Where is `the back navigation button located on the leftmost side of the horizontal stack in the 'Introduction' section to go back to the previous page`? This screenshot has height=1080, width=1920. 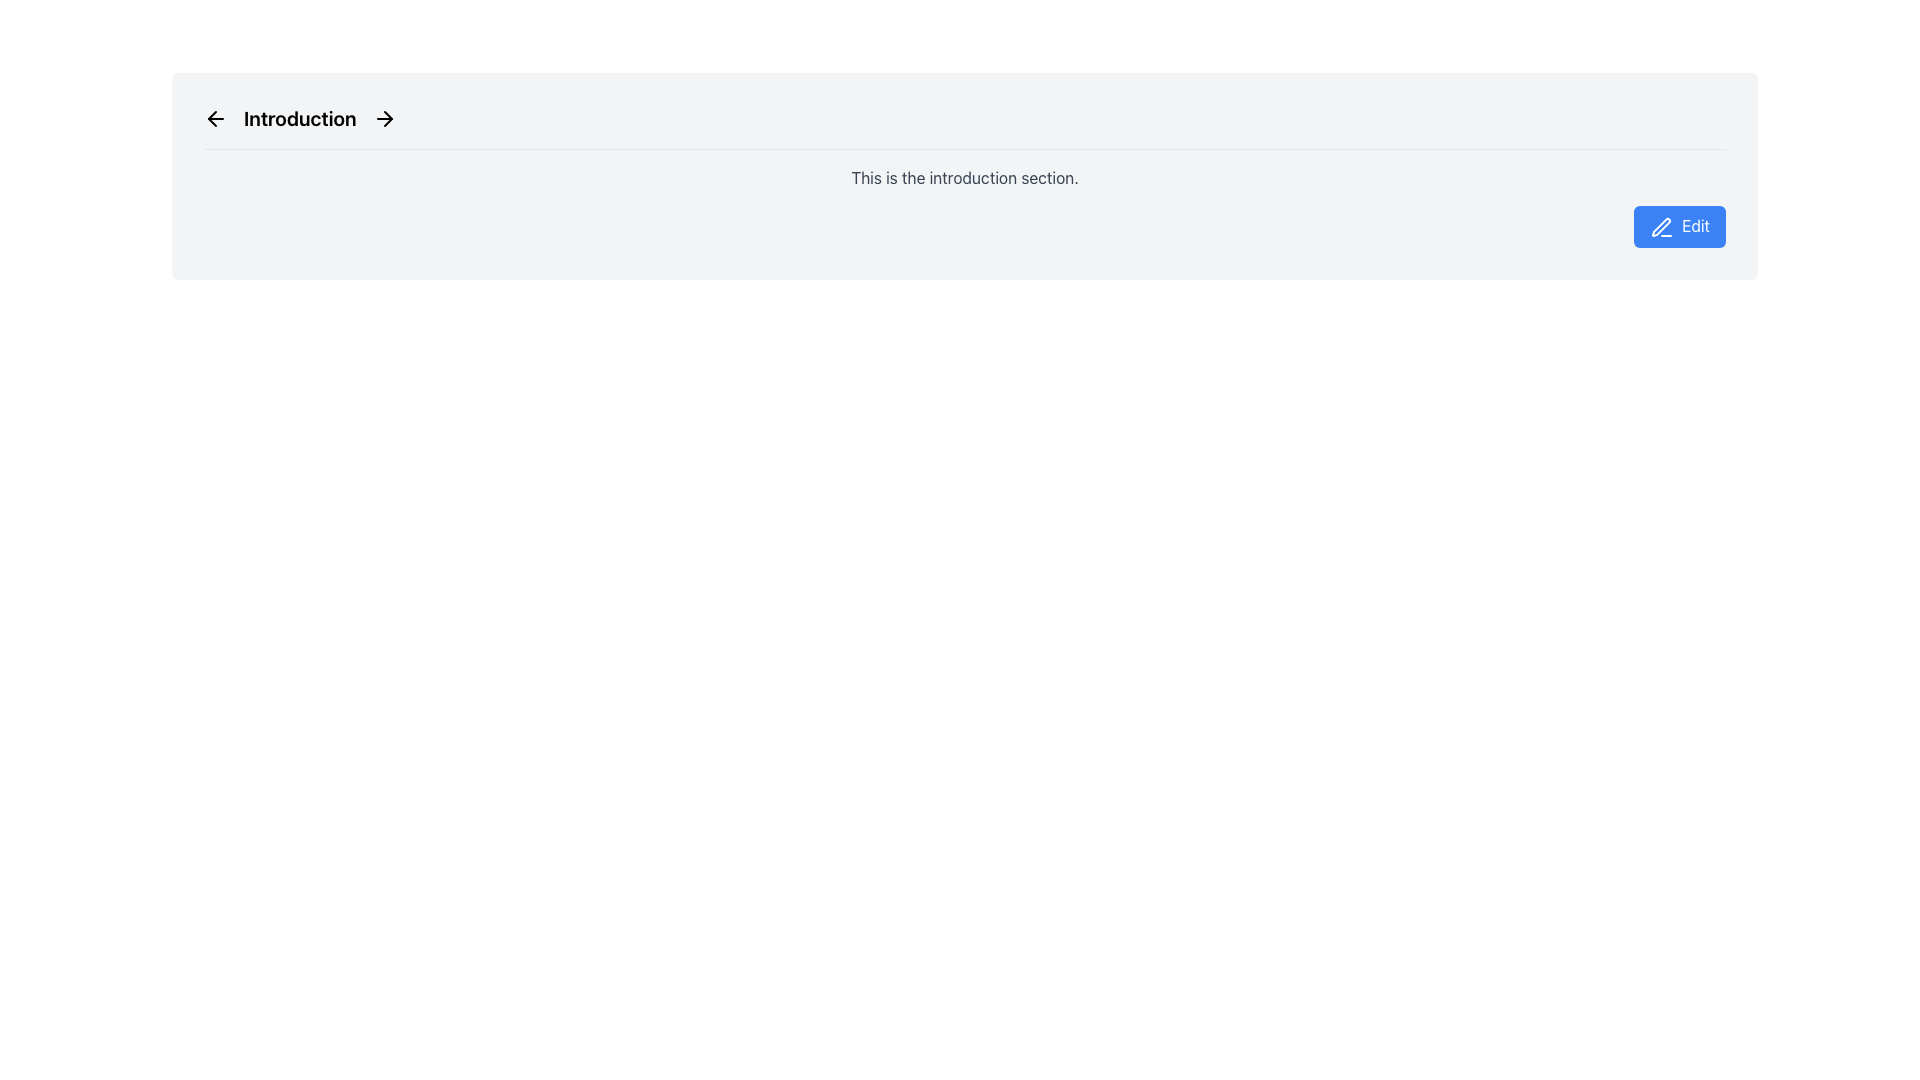
the back navigation button located on the leftmost side of the horizontal stack in the 'Introduction' section to go back to the previous page is located at coordinates (216, 119).